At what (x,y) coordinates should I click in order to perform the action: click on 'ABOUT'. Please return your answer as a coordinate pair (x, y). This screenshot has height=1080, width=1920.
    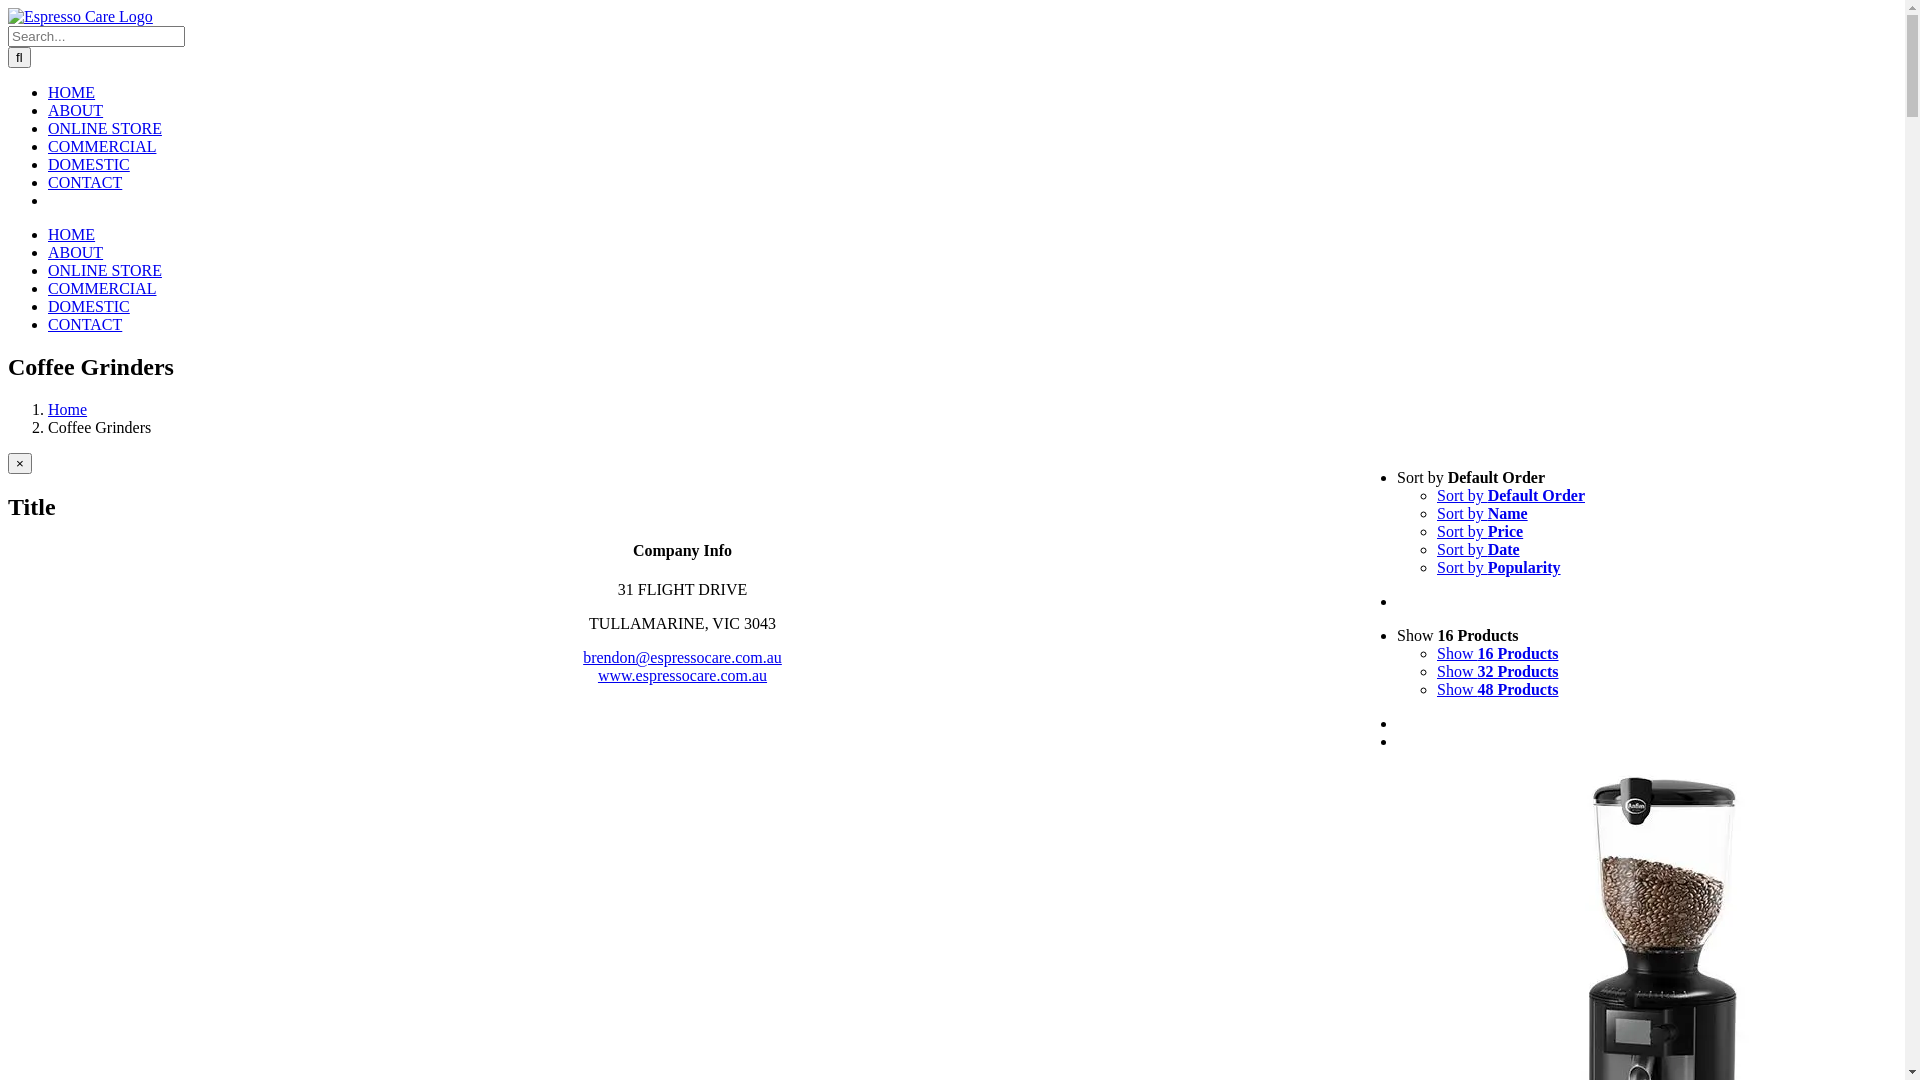
    Looking at the image, I should click on (48, 110).